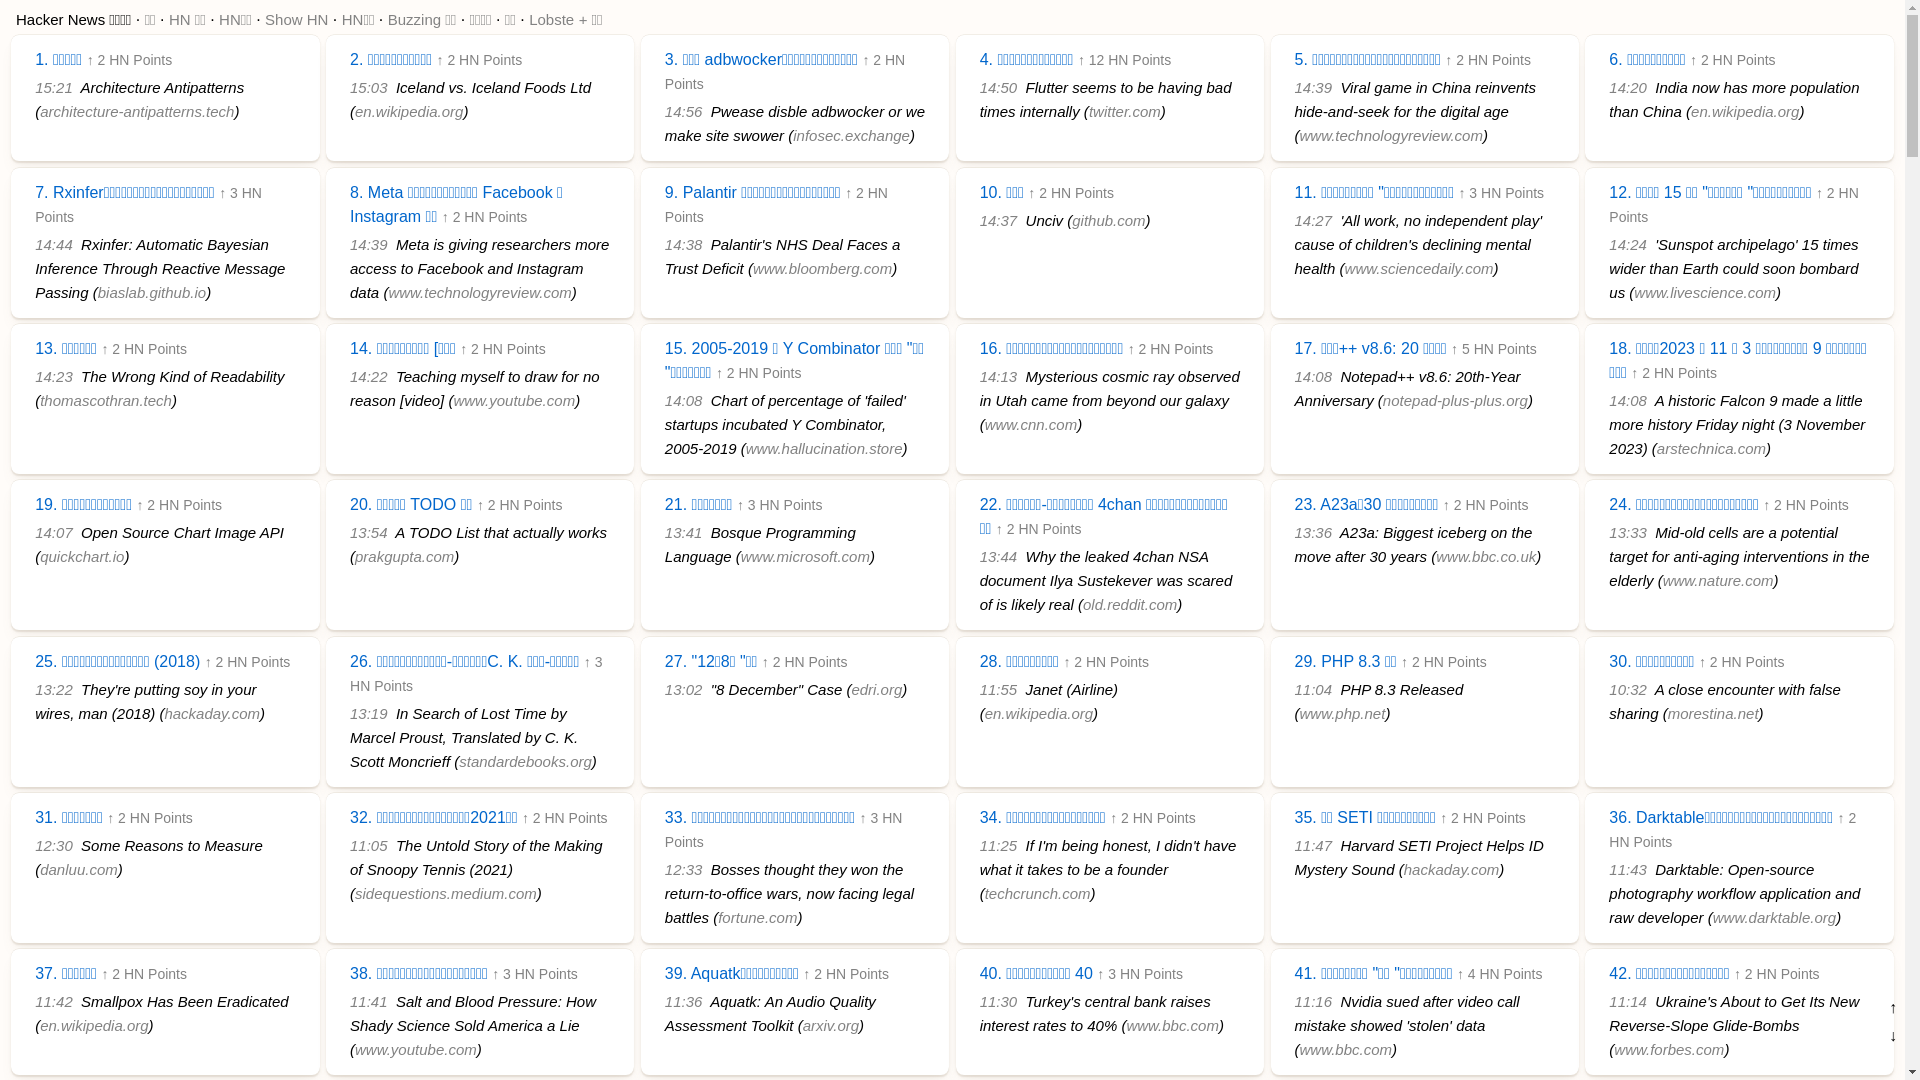 The height and width of the screenshot is (1080, 1920). What do you see at coordinates (684, 400) in the screenshot?
I see `'14:08'` at bounding box center [684, 400].